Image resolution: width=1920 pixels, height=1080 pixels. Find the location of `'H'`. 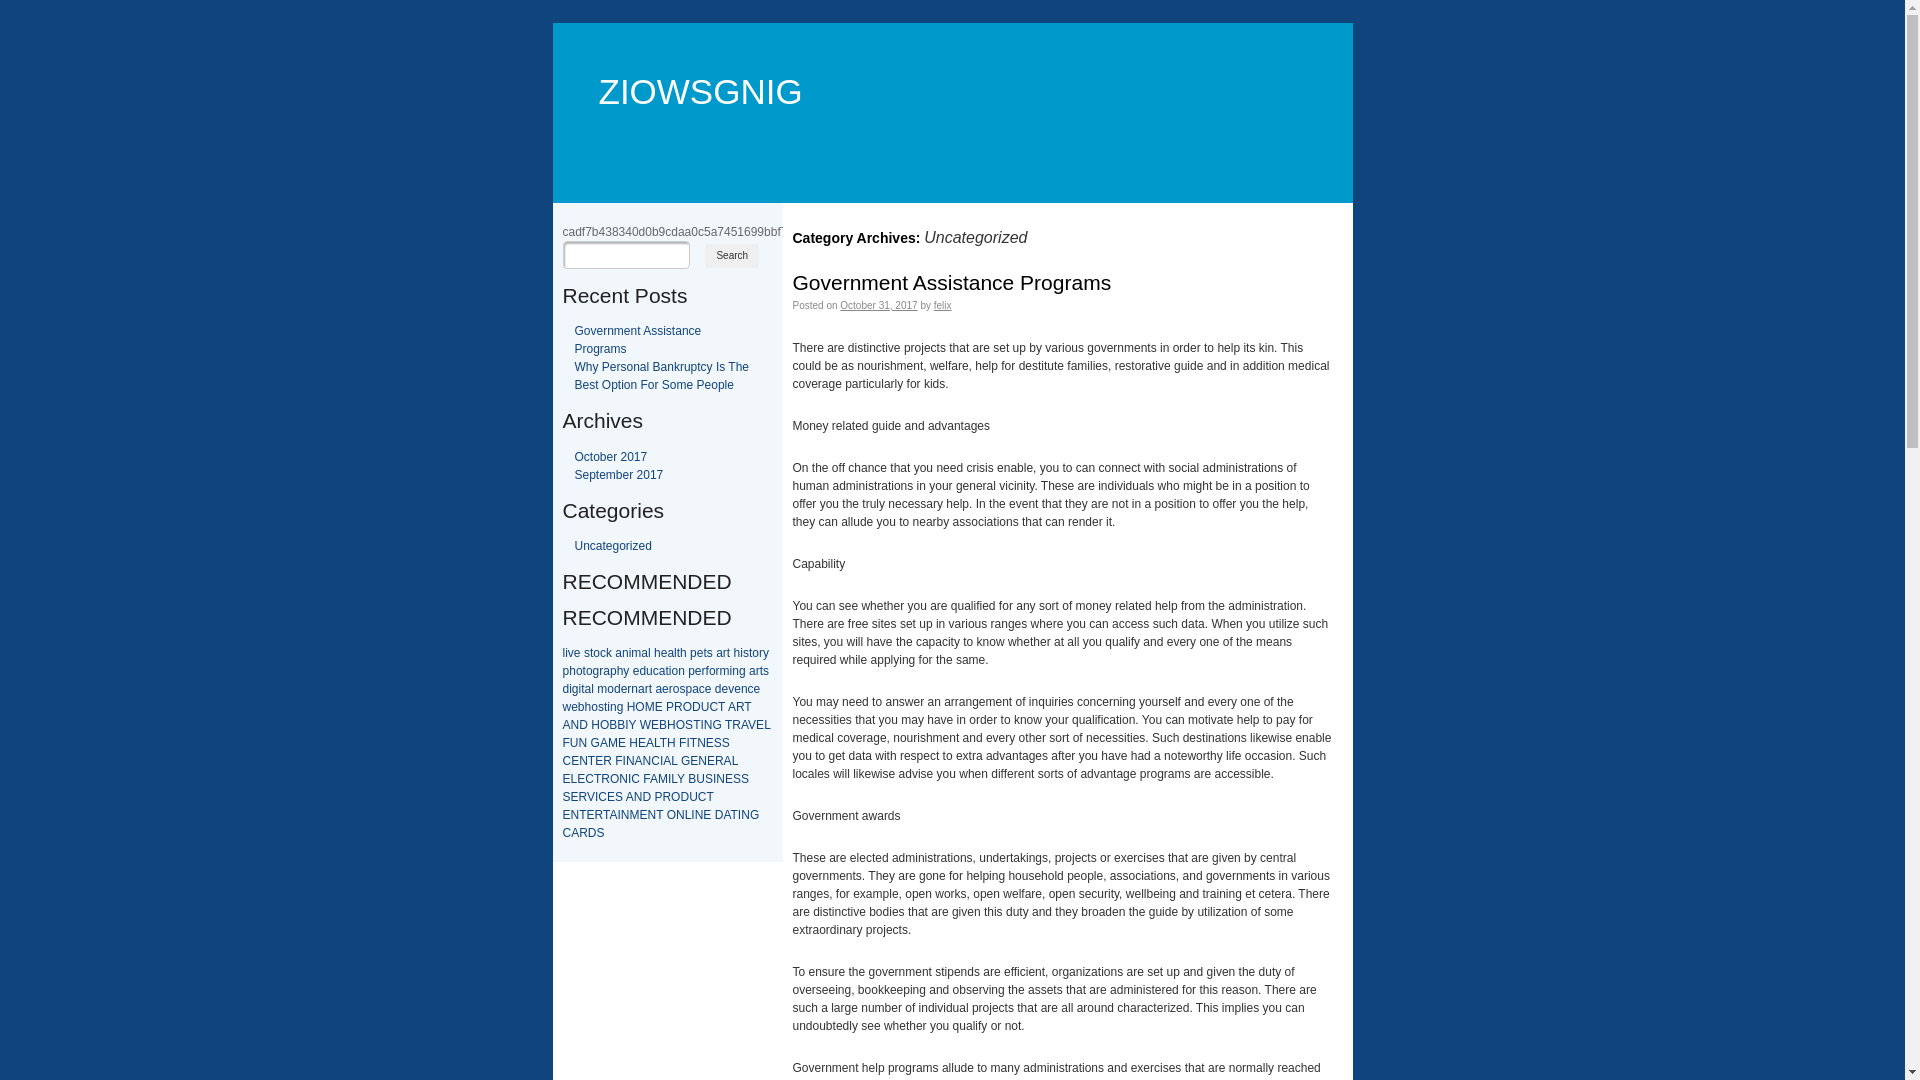

'H' is located at coordinates (589, 725).